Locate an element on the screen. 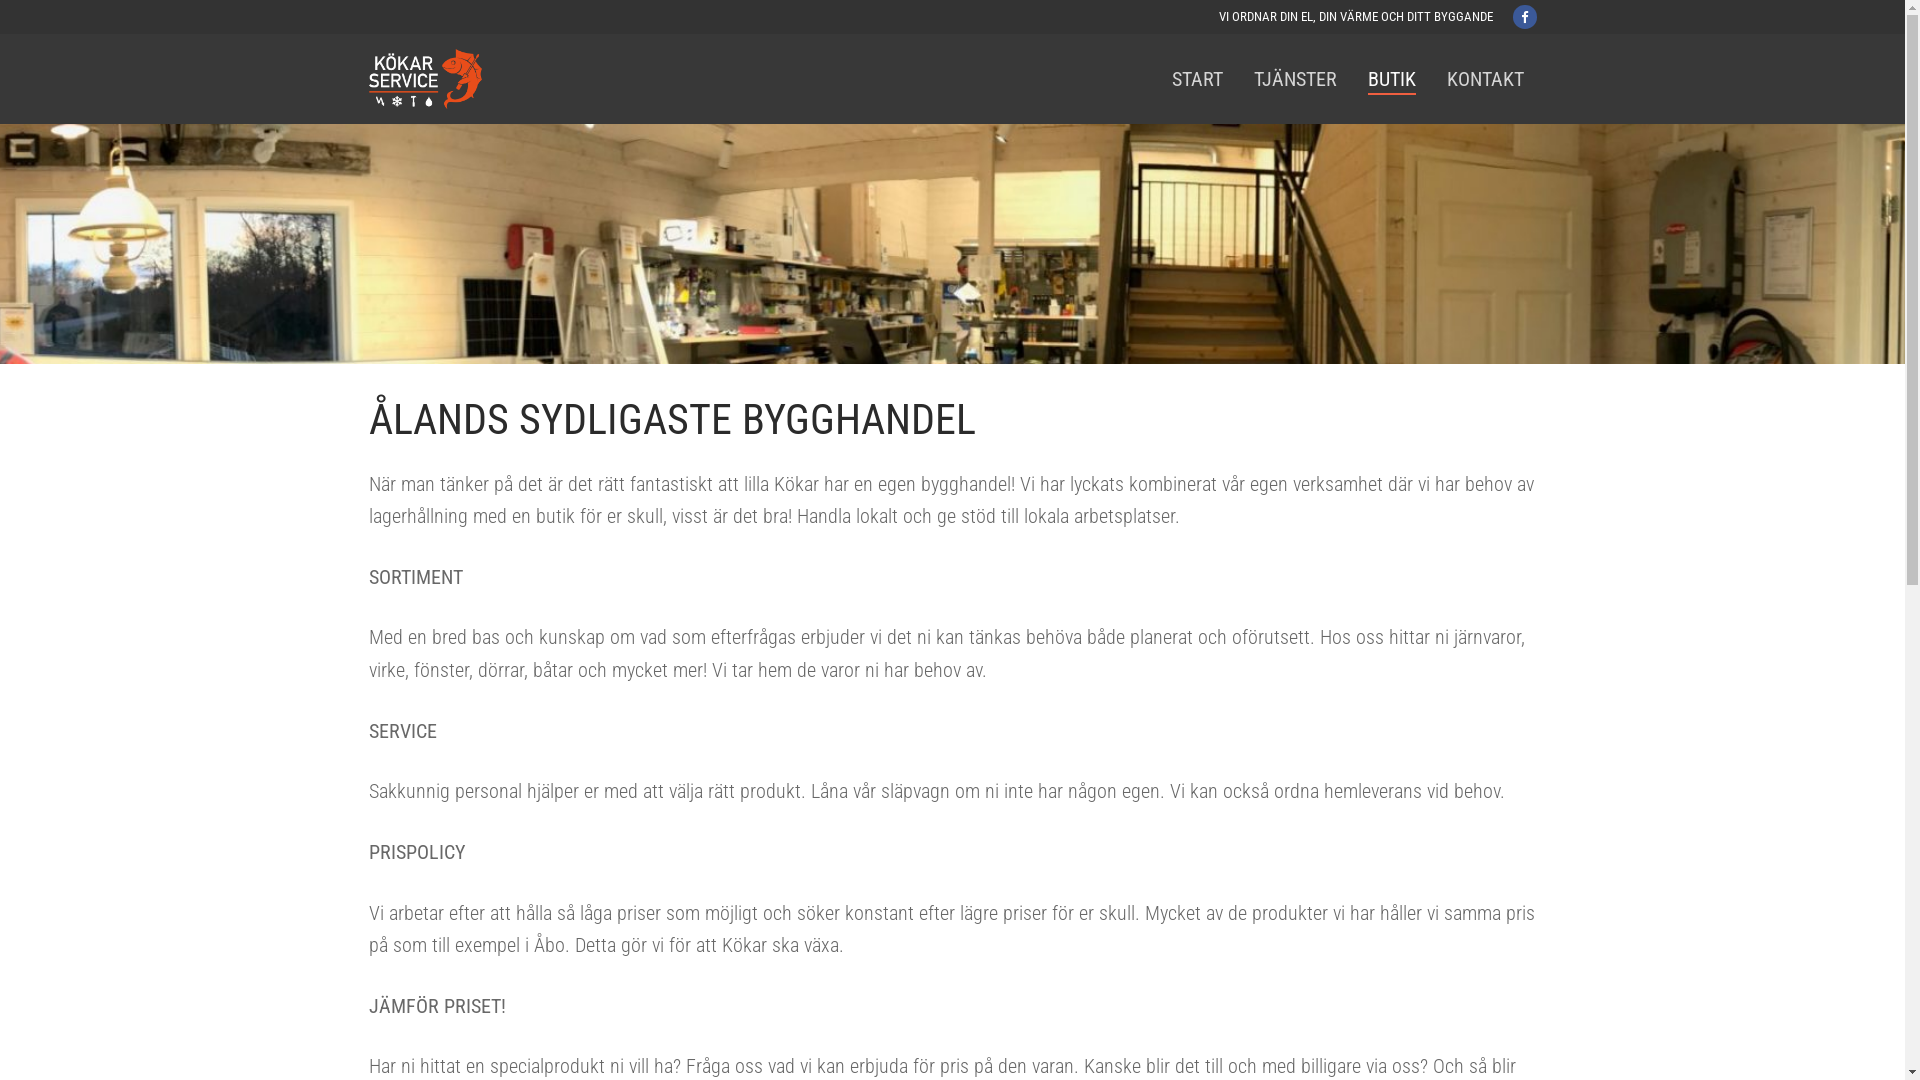  'BUTIK' is located at coordinates (1390, 77).